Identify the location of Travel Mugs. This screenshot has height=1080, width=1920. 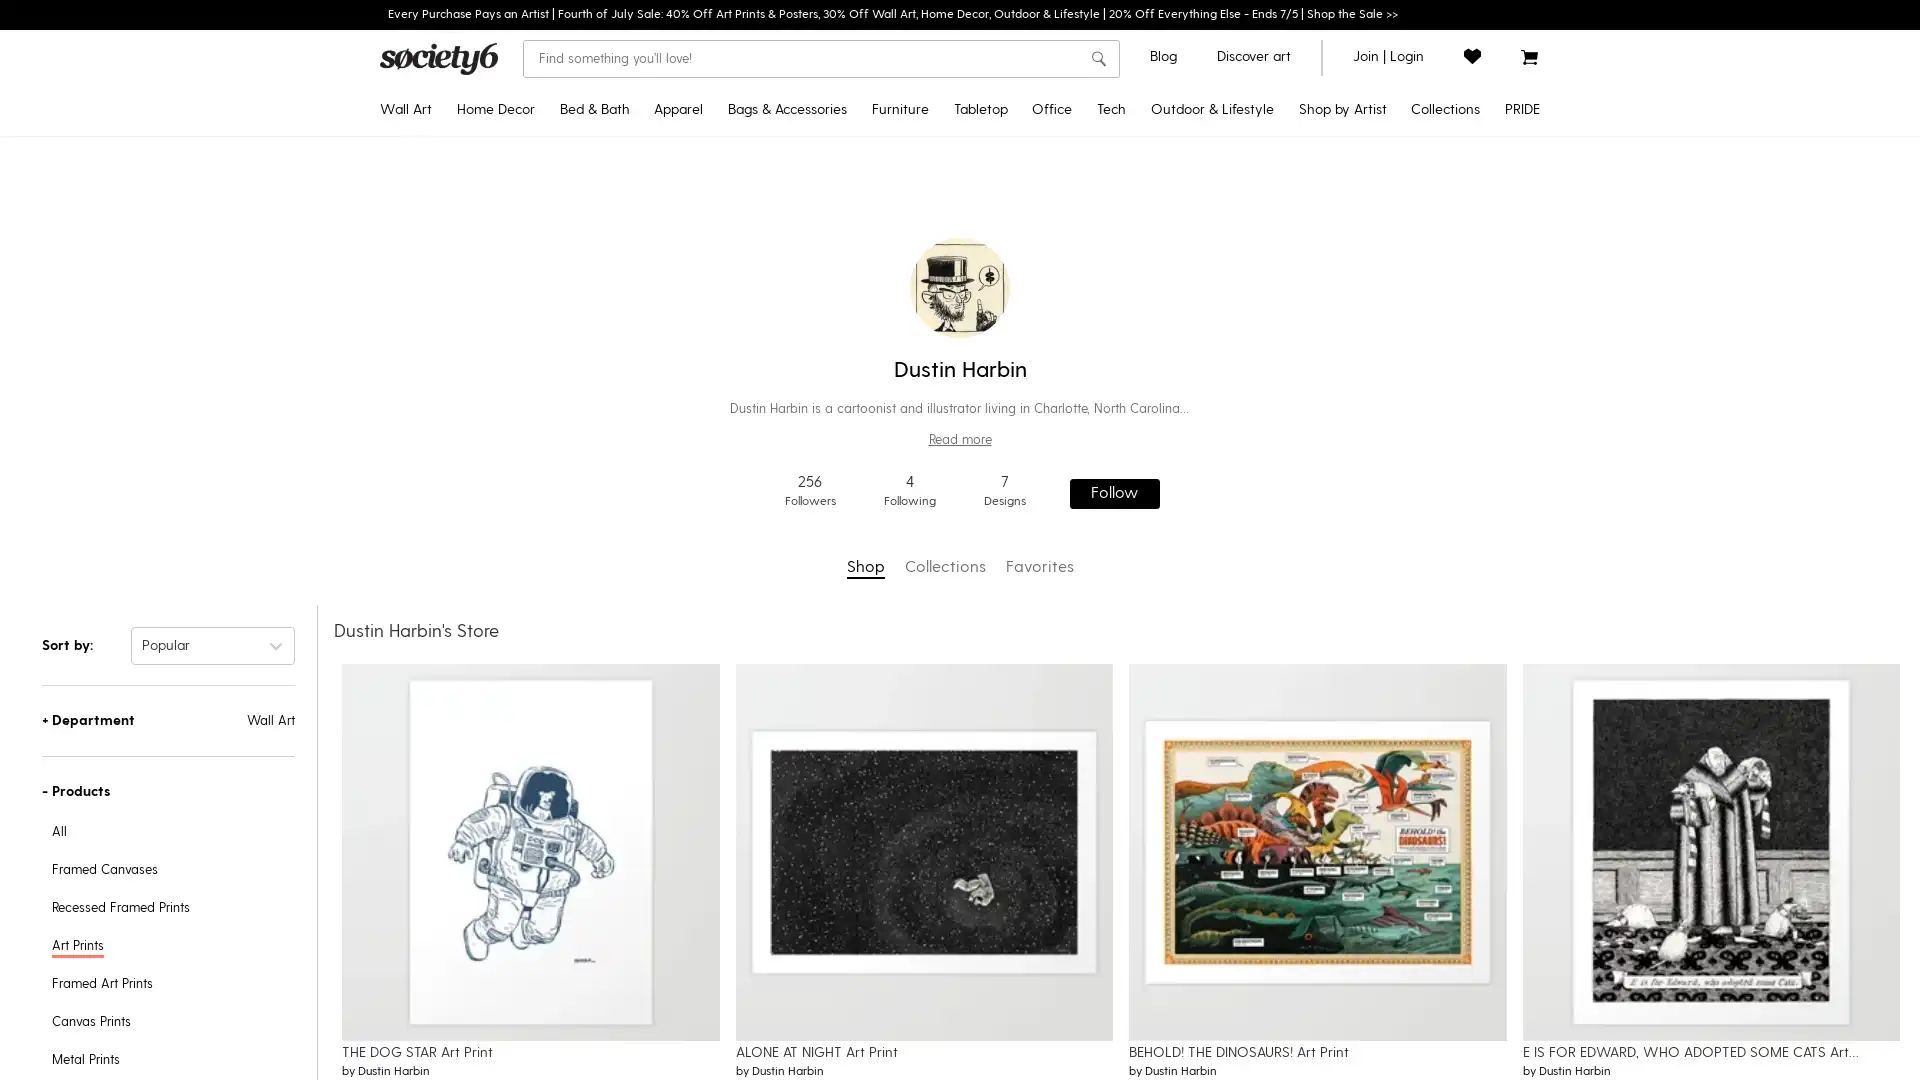
(1238, 289).